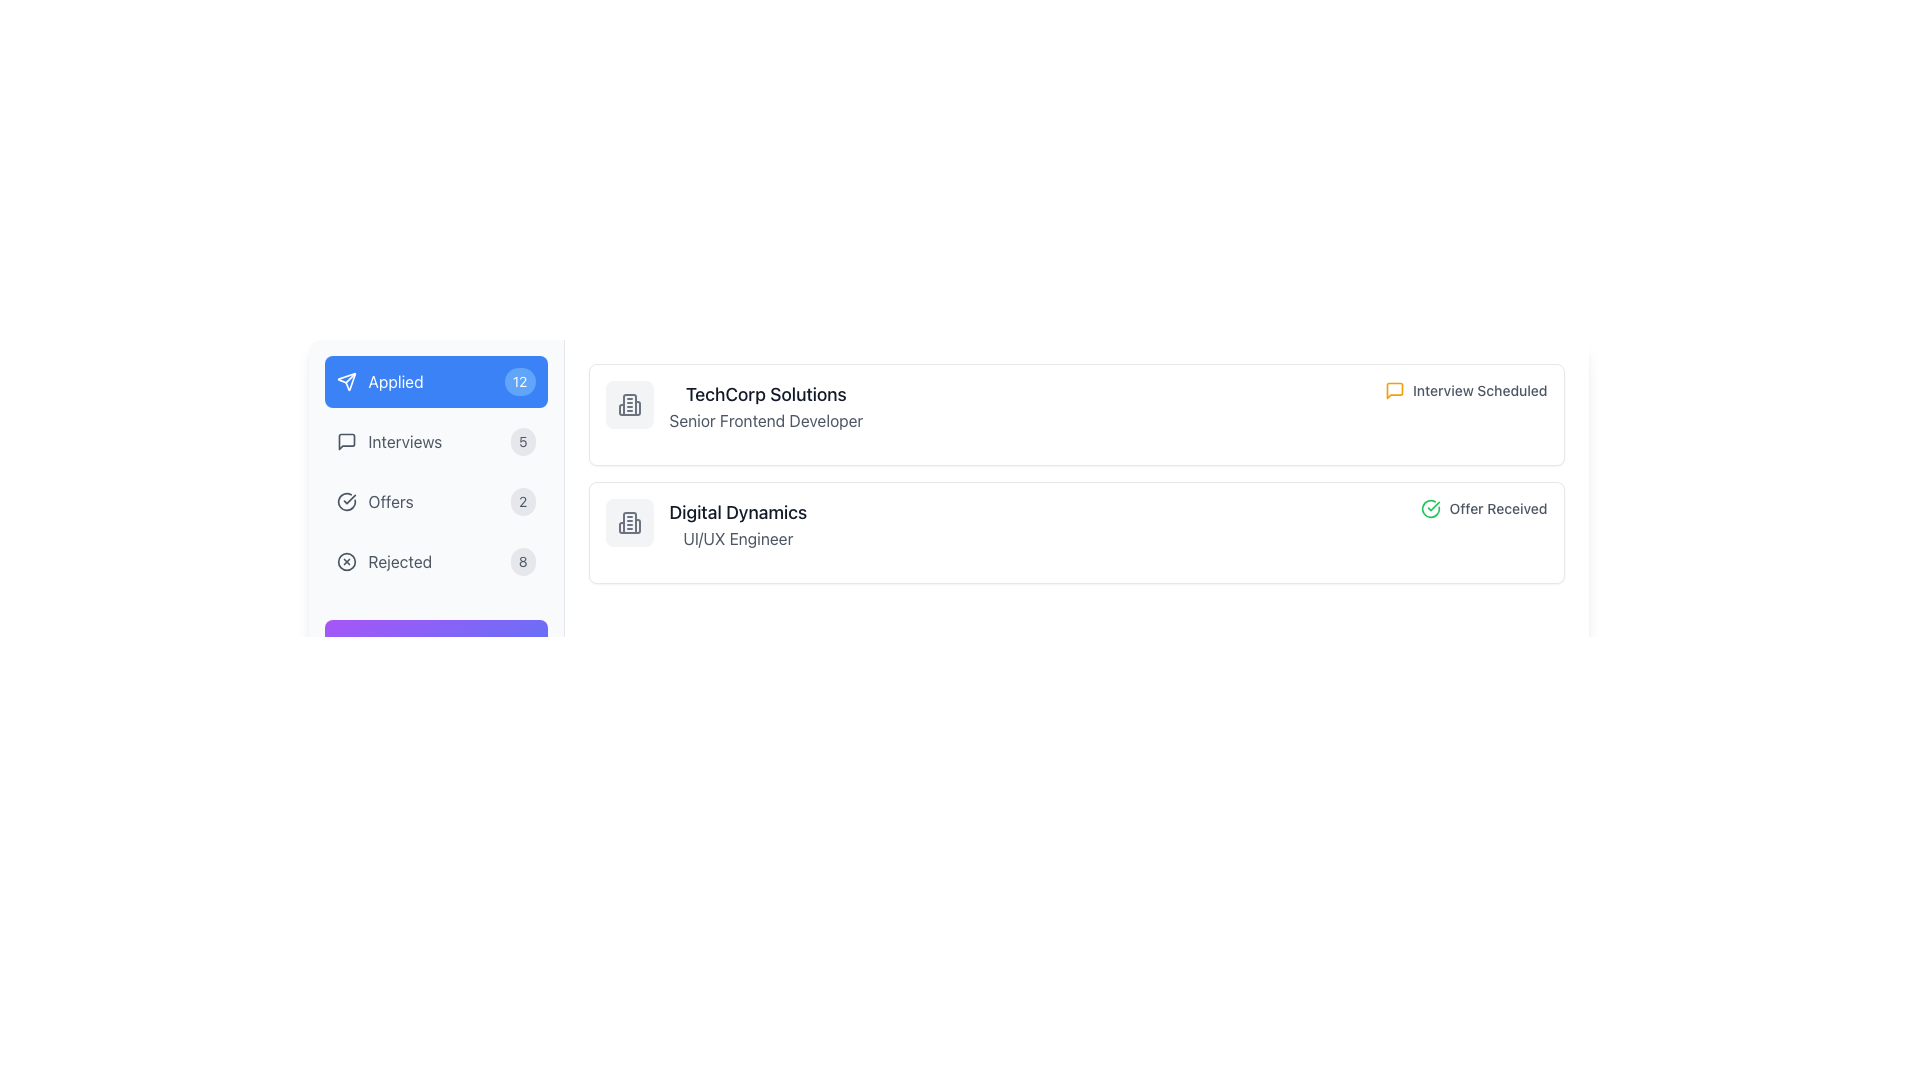  What do you see at coordinates (737, 538) in the screenshot?
I see `job title text display associated with the company 'Digital Dynamics' located directly beneath the company name` at bounding box center [737, 538].